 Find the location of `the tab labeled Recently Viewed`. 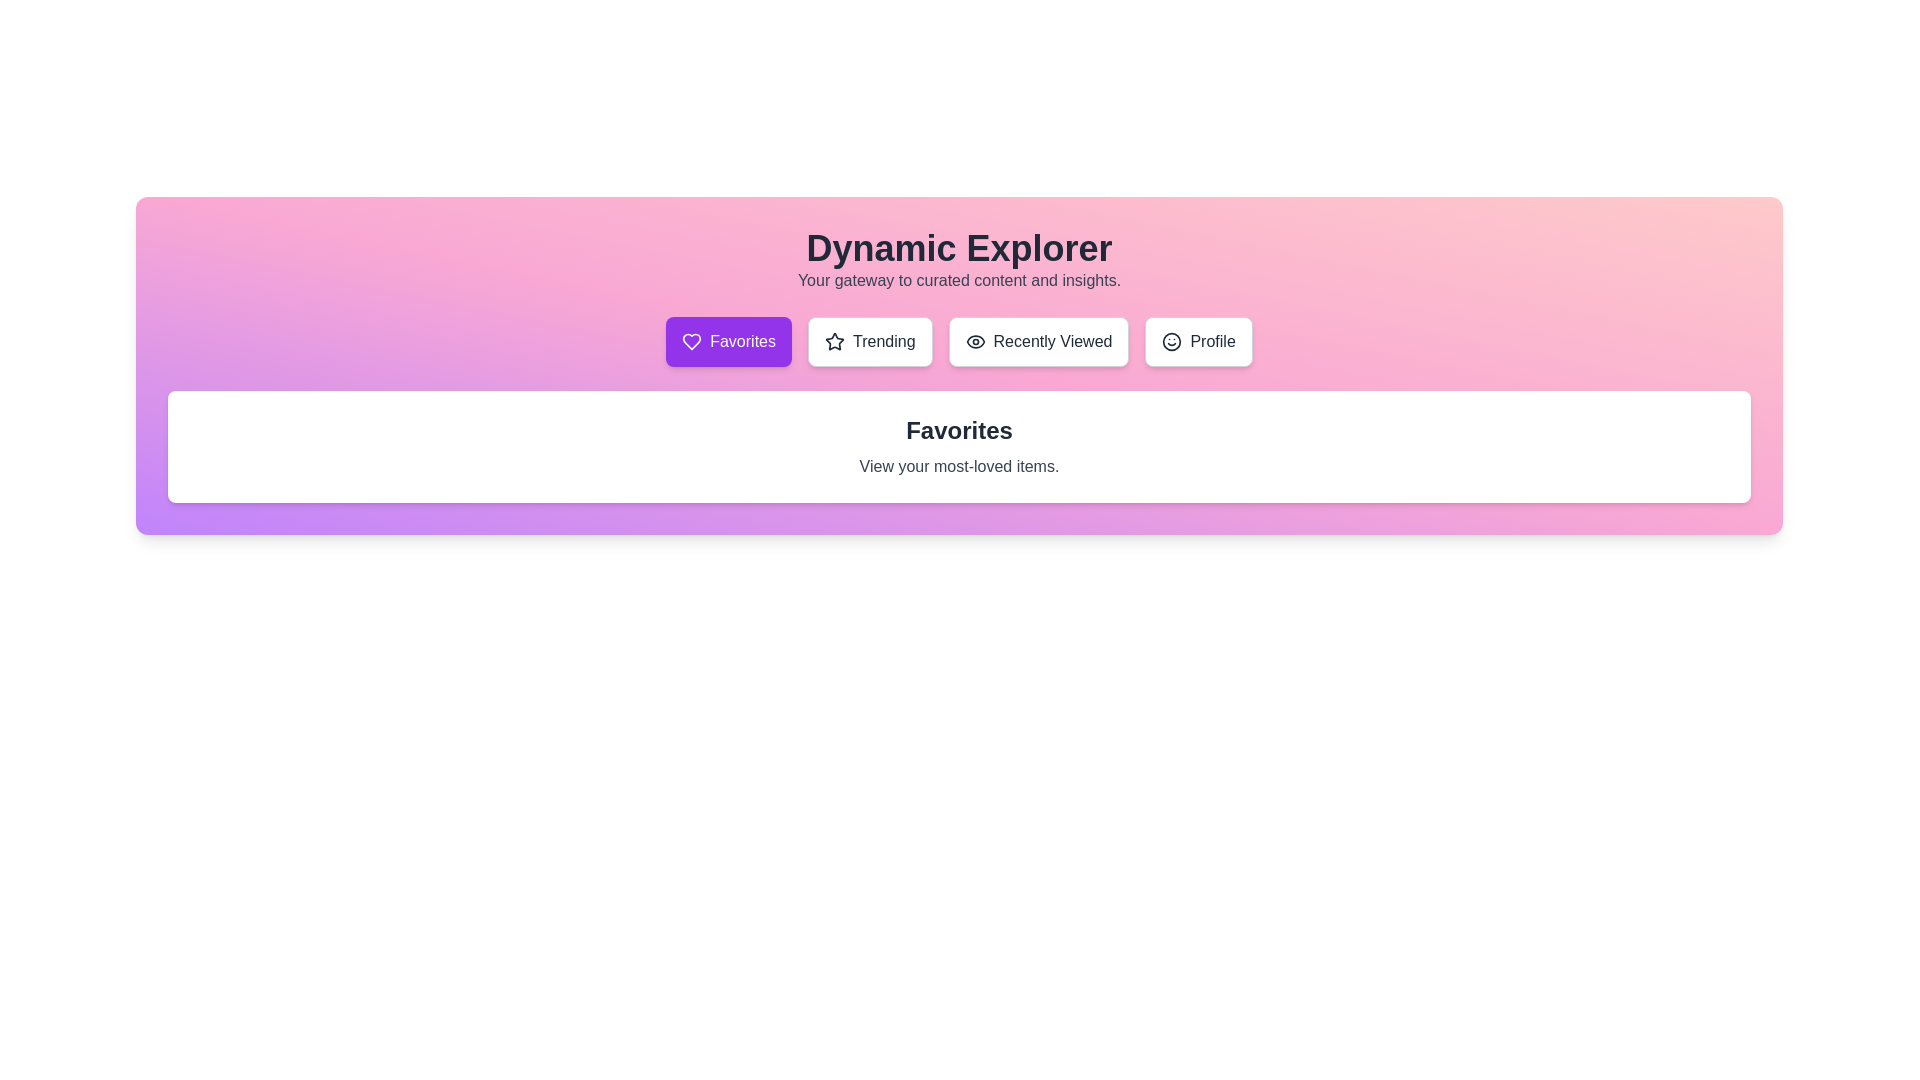

the tab labeled Recently Viewed is located at coordinates (1038, 341).